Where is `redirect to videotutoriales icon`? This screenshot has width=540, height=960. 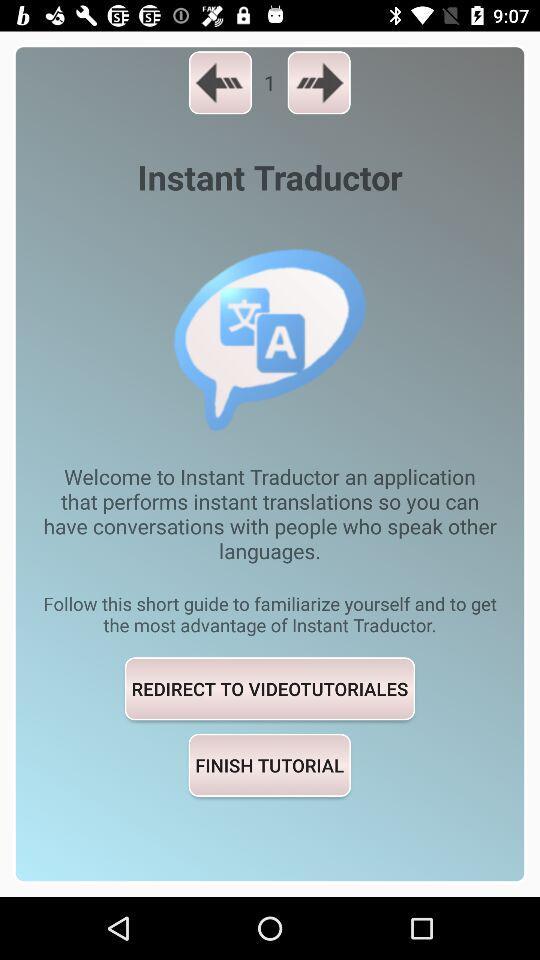
redirect to videotutoriales icon is located at coordinates (270, 688).